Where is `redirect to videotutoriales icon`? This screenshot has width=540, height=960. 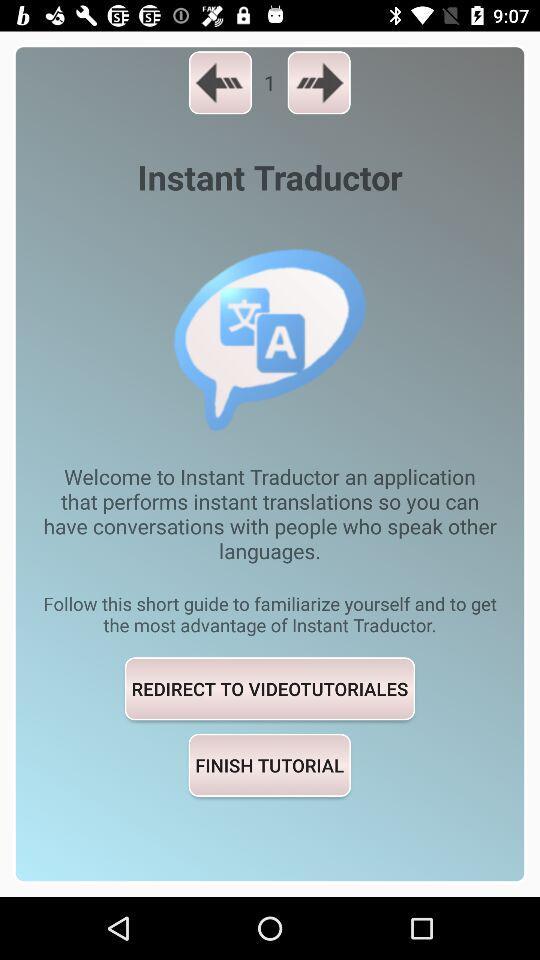
redirect to videotutoriales icon is located at coordinates (270, 688).